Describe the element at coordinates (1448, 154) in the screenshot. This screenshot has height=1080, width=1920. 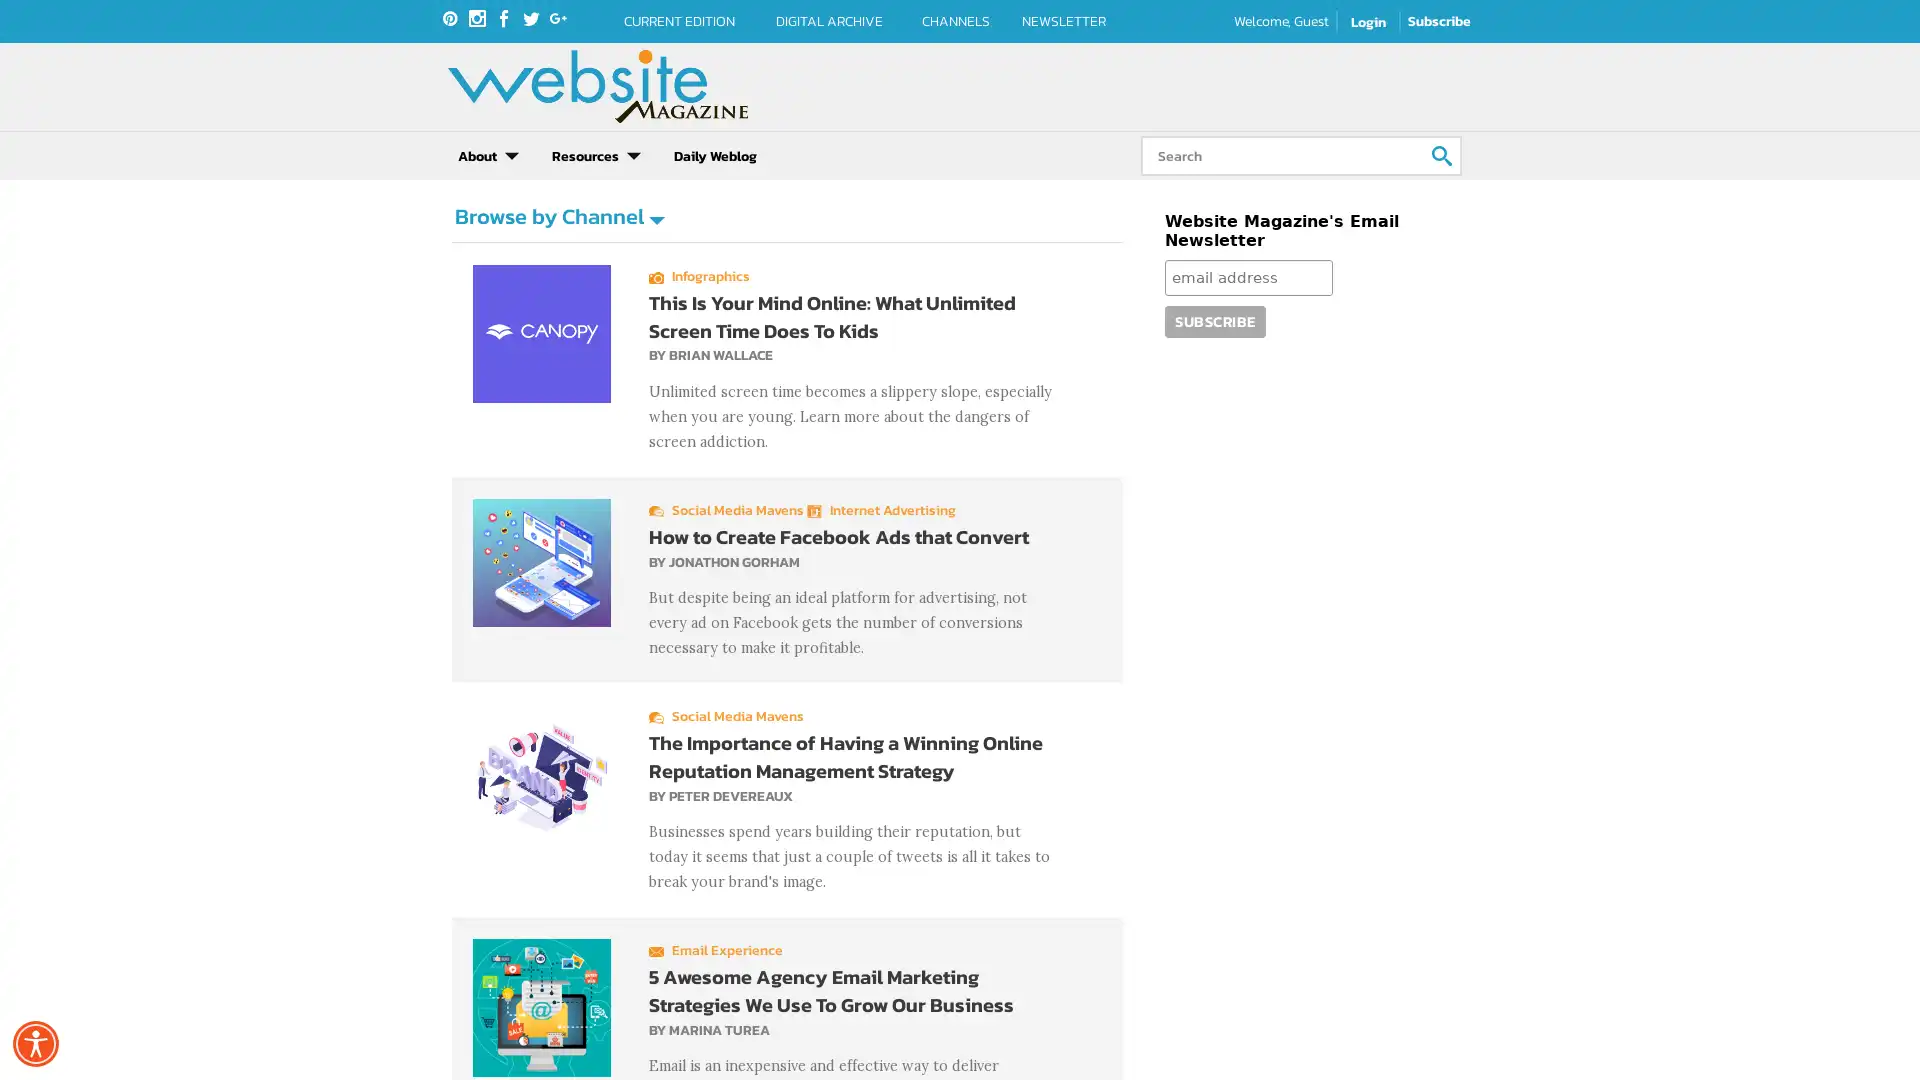
I see `button` at that location.